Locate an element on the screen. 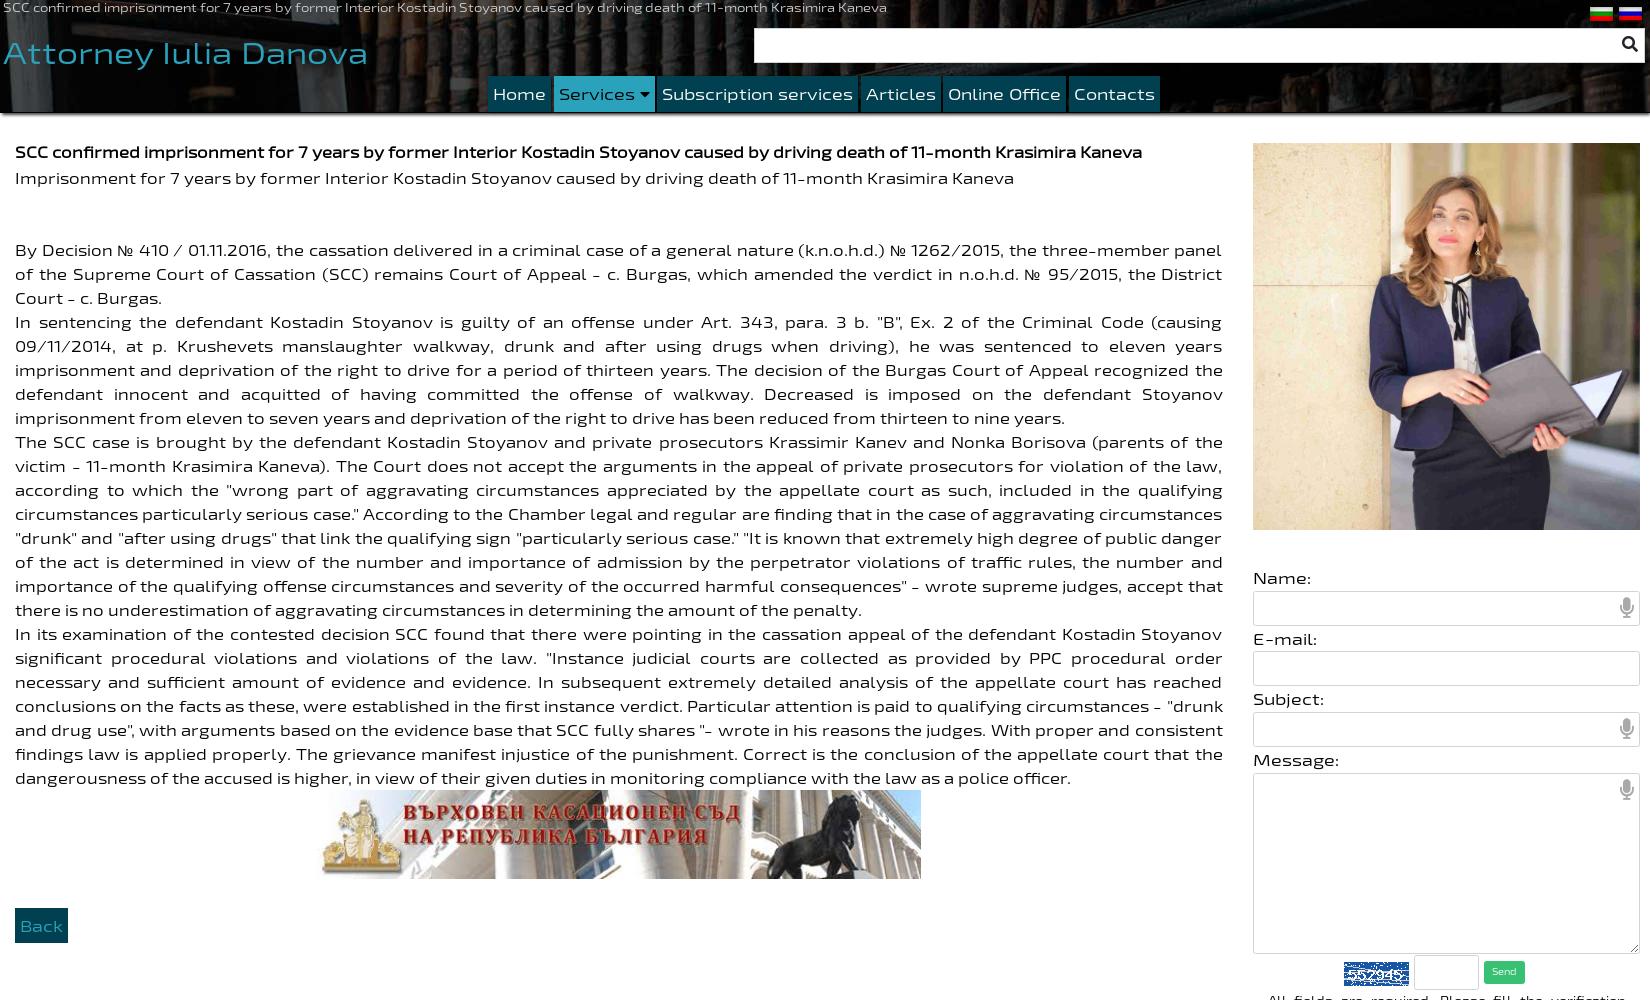 The width and height of the screenshot is (1650, 1000). 'Home' is located at coordinates (518, 92).